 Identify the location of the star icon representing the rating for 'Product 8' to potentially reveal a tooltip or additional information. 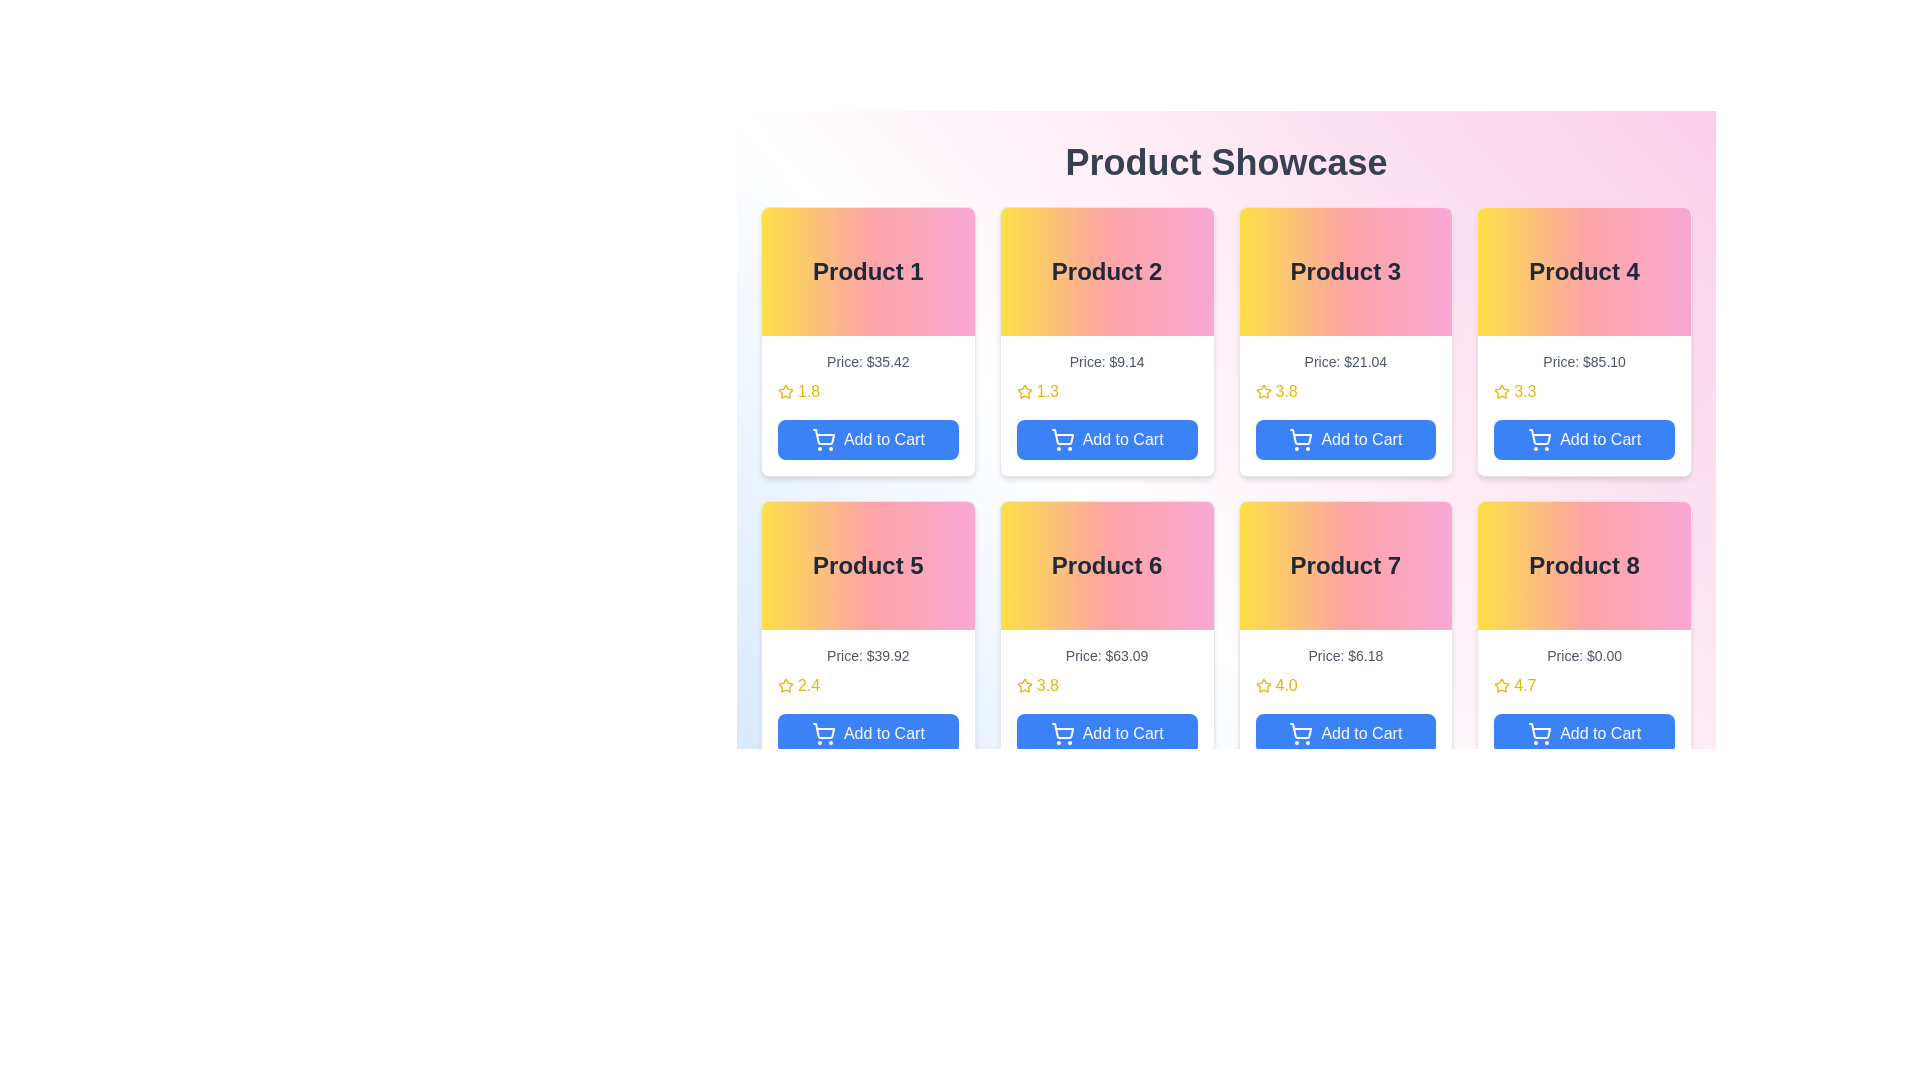
(1502, 685).